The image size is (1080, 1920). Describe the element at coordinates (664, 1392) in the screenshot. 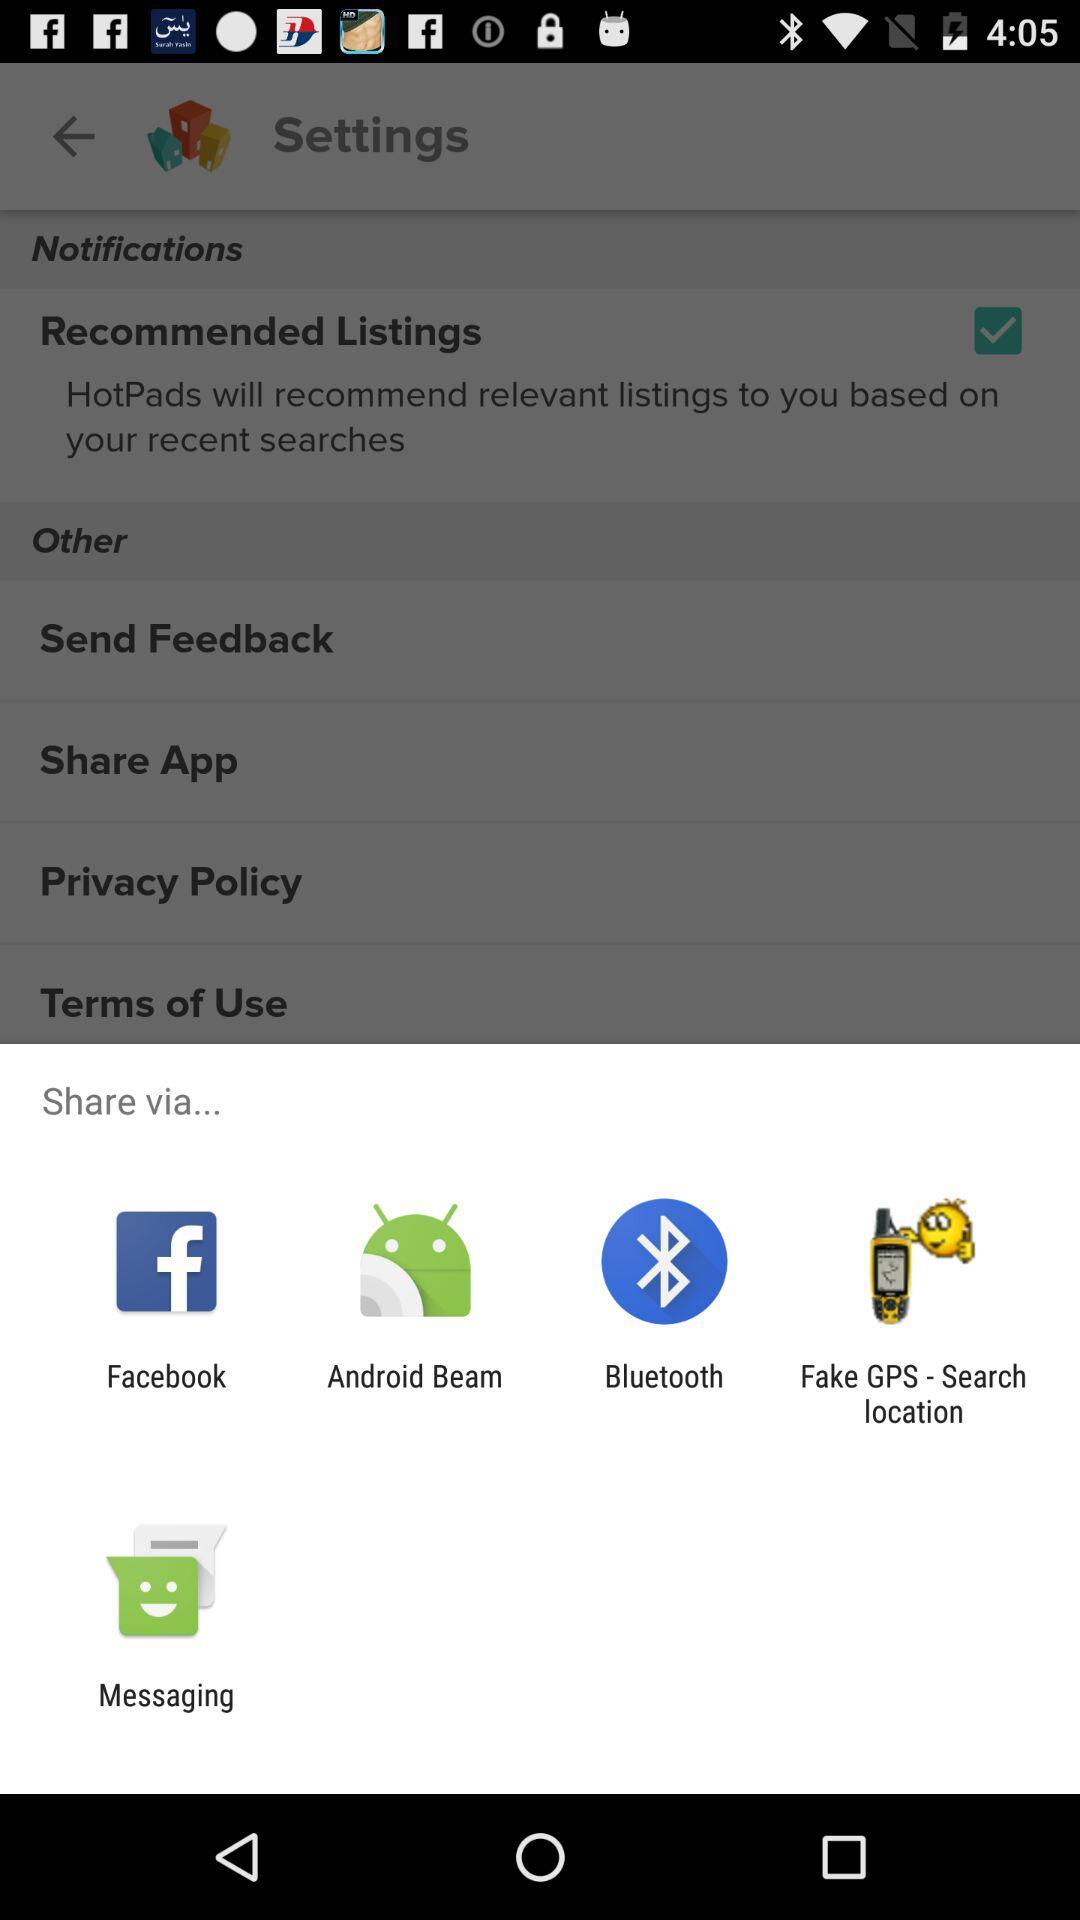

I see `bluetooth icon` at that location.